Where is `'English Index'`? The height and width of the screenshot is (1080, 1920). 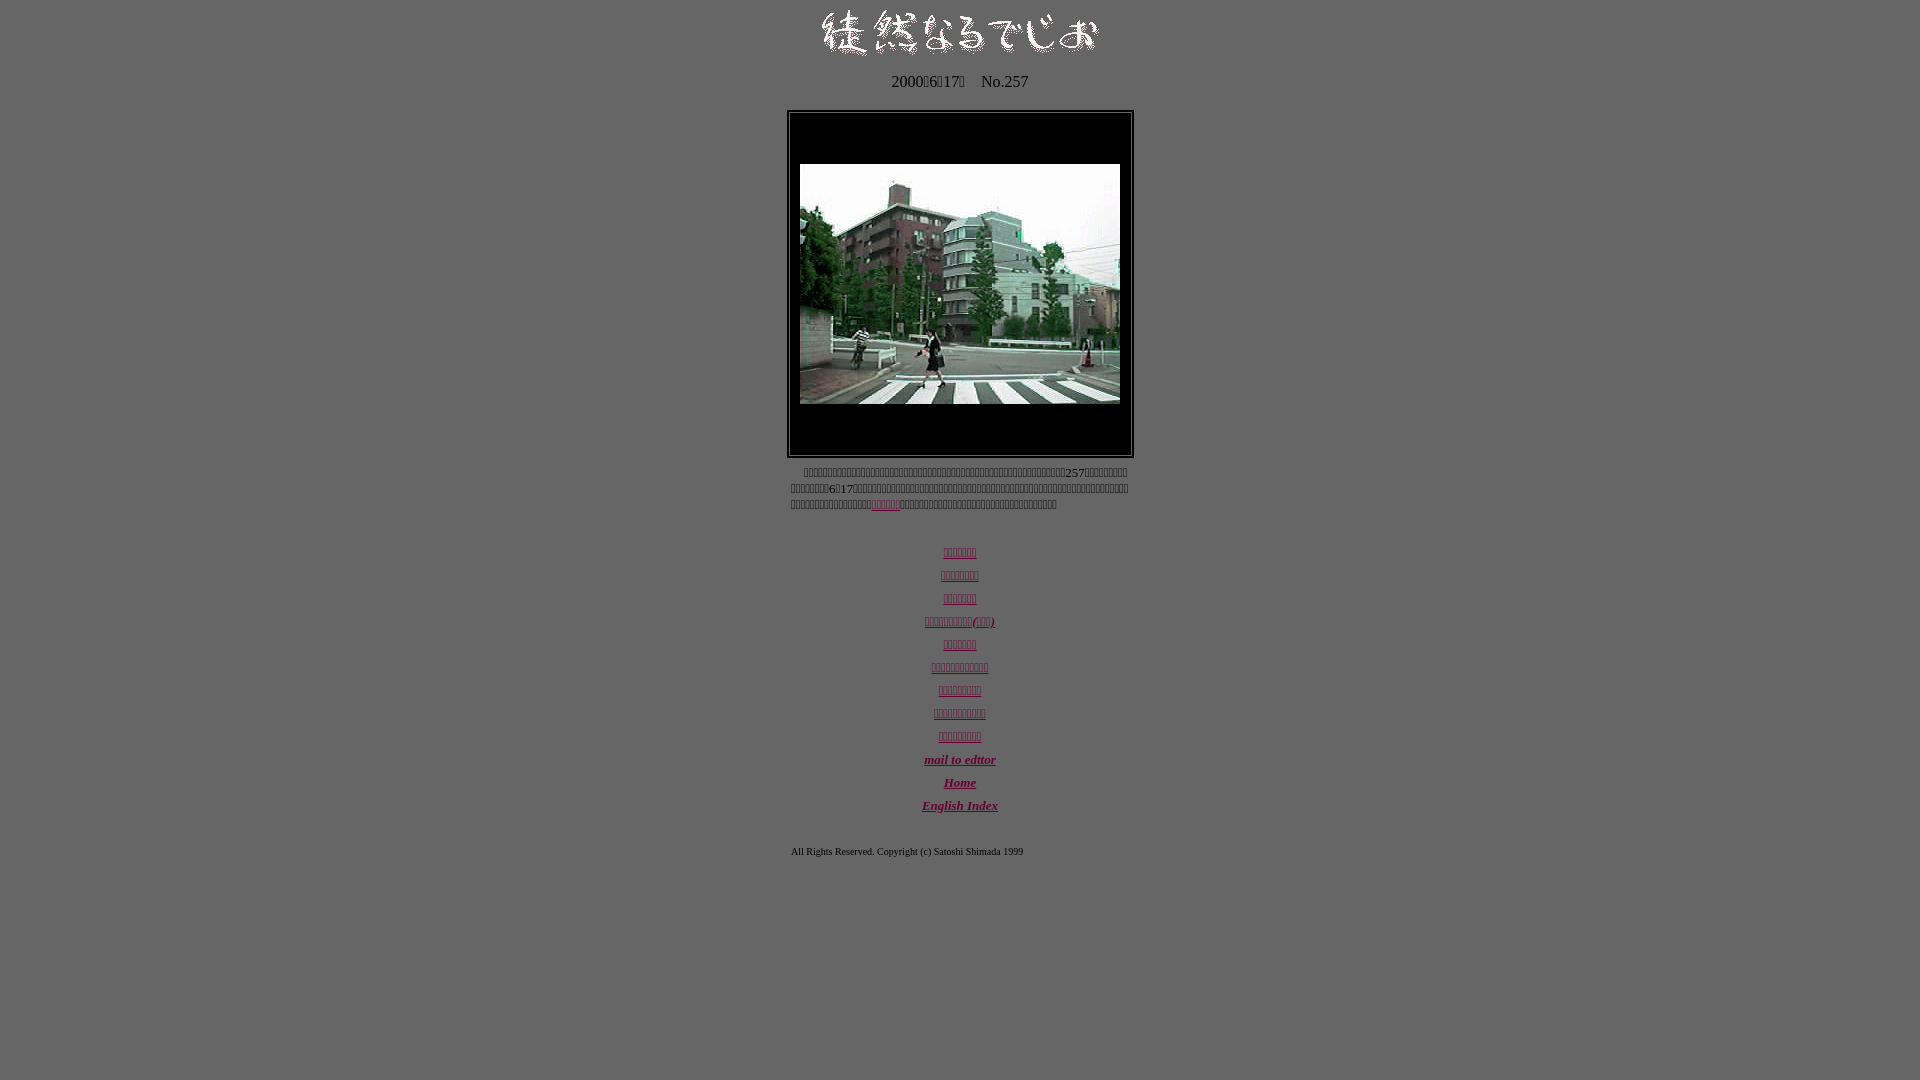 'English Index' is located at coordinates (960, 804).